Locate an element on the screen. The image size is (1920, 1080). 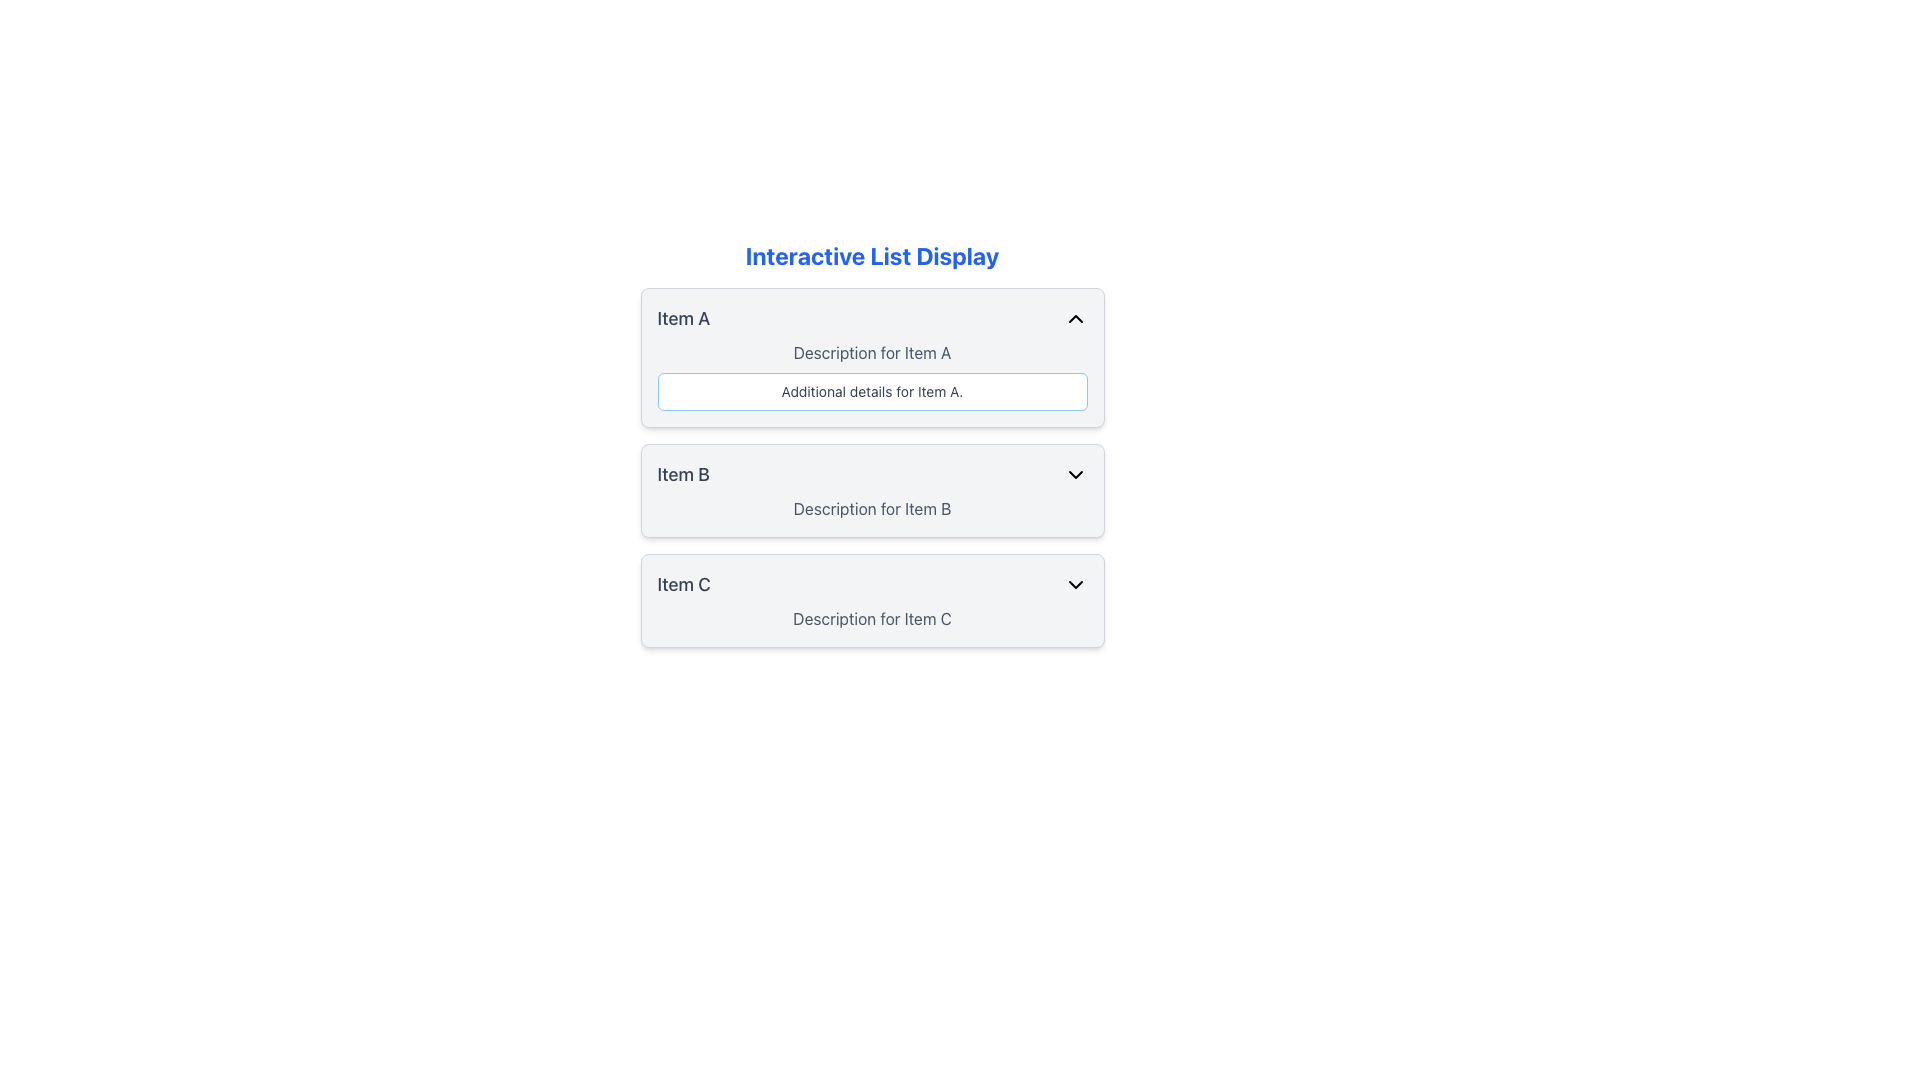
the upward-pointing chevron icon button located to the right of 'Item A' is located at coordinates (1074, 318).